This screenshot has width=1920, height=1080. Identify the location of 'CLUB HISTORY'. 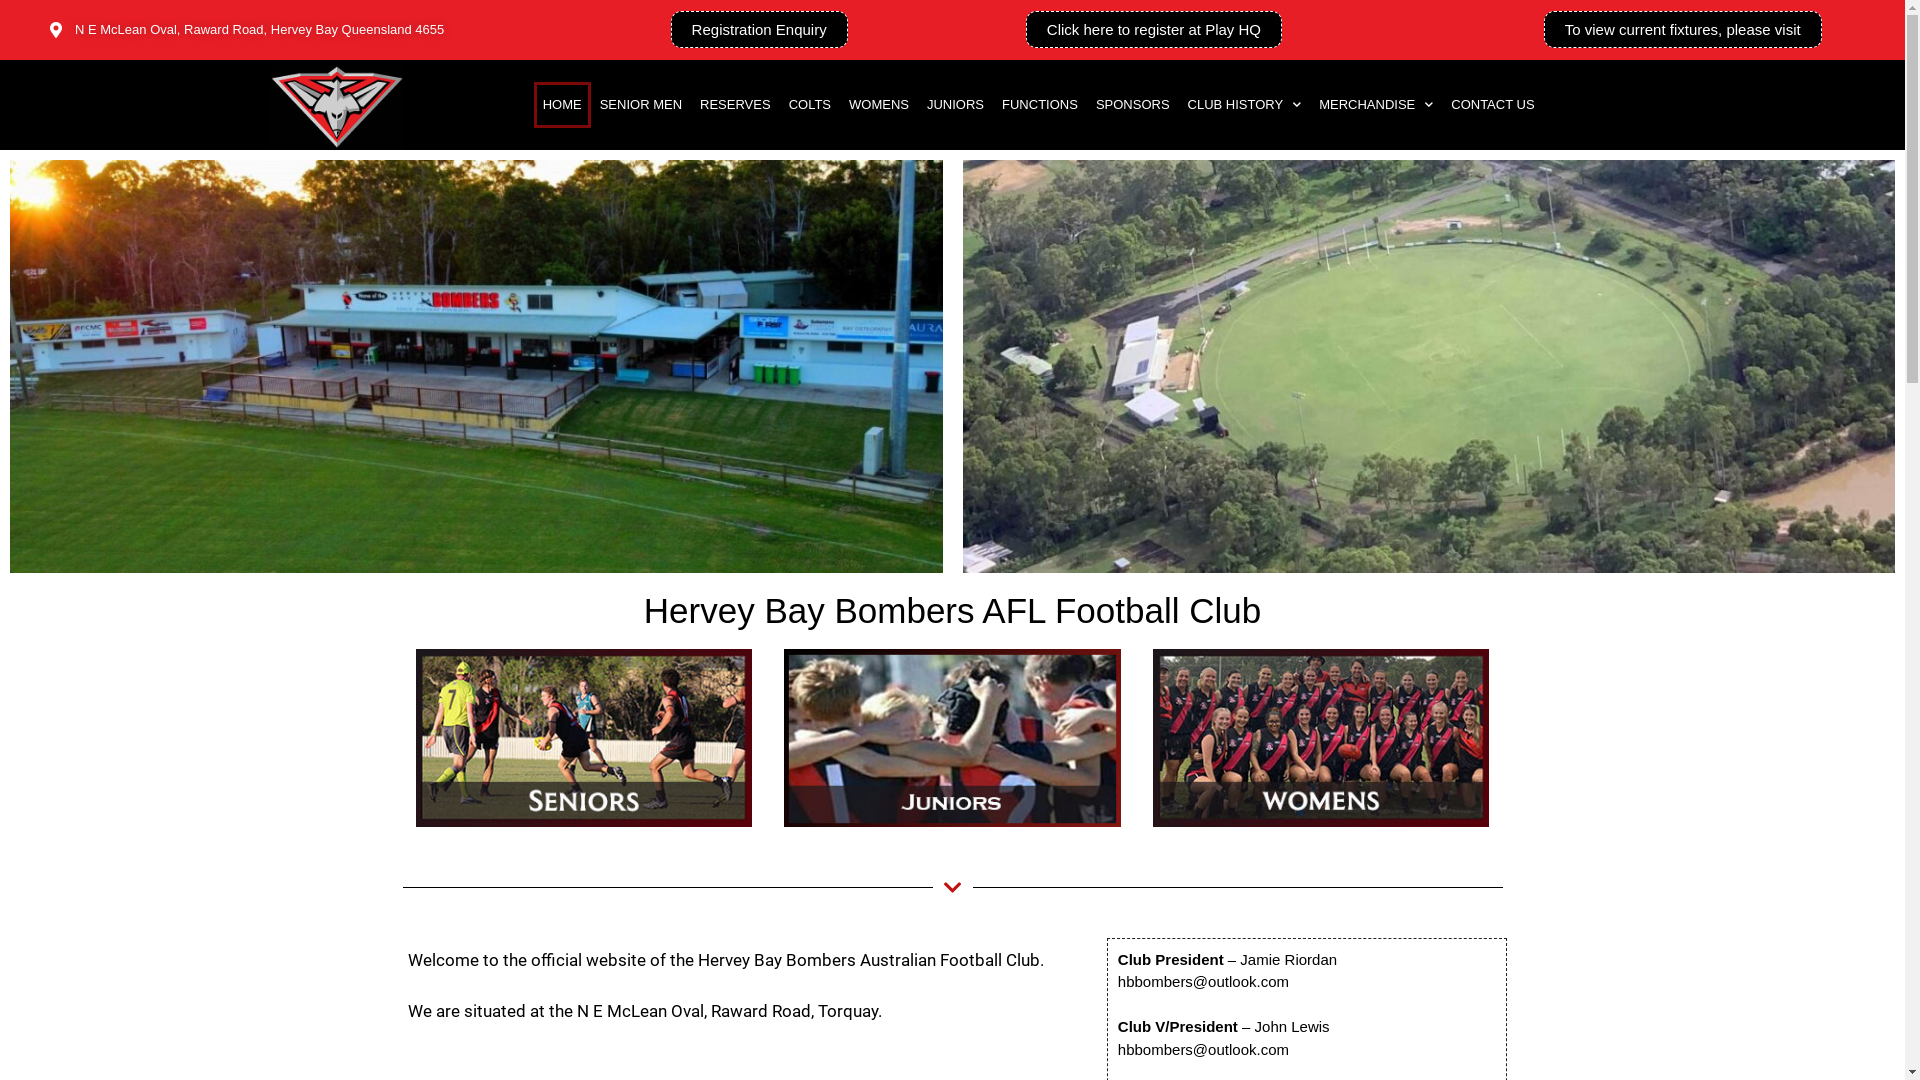
(1243, 104).